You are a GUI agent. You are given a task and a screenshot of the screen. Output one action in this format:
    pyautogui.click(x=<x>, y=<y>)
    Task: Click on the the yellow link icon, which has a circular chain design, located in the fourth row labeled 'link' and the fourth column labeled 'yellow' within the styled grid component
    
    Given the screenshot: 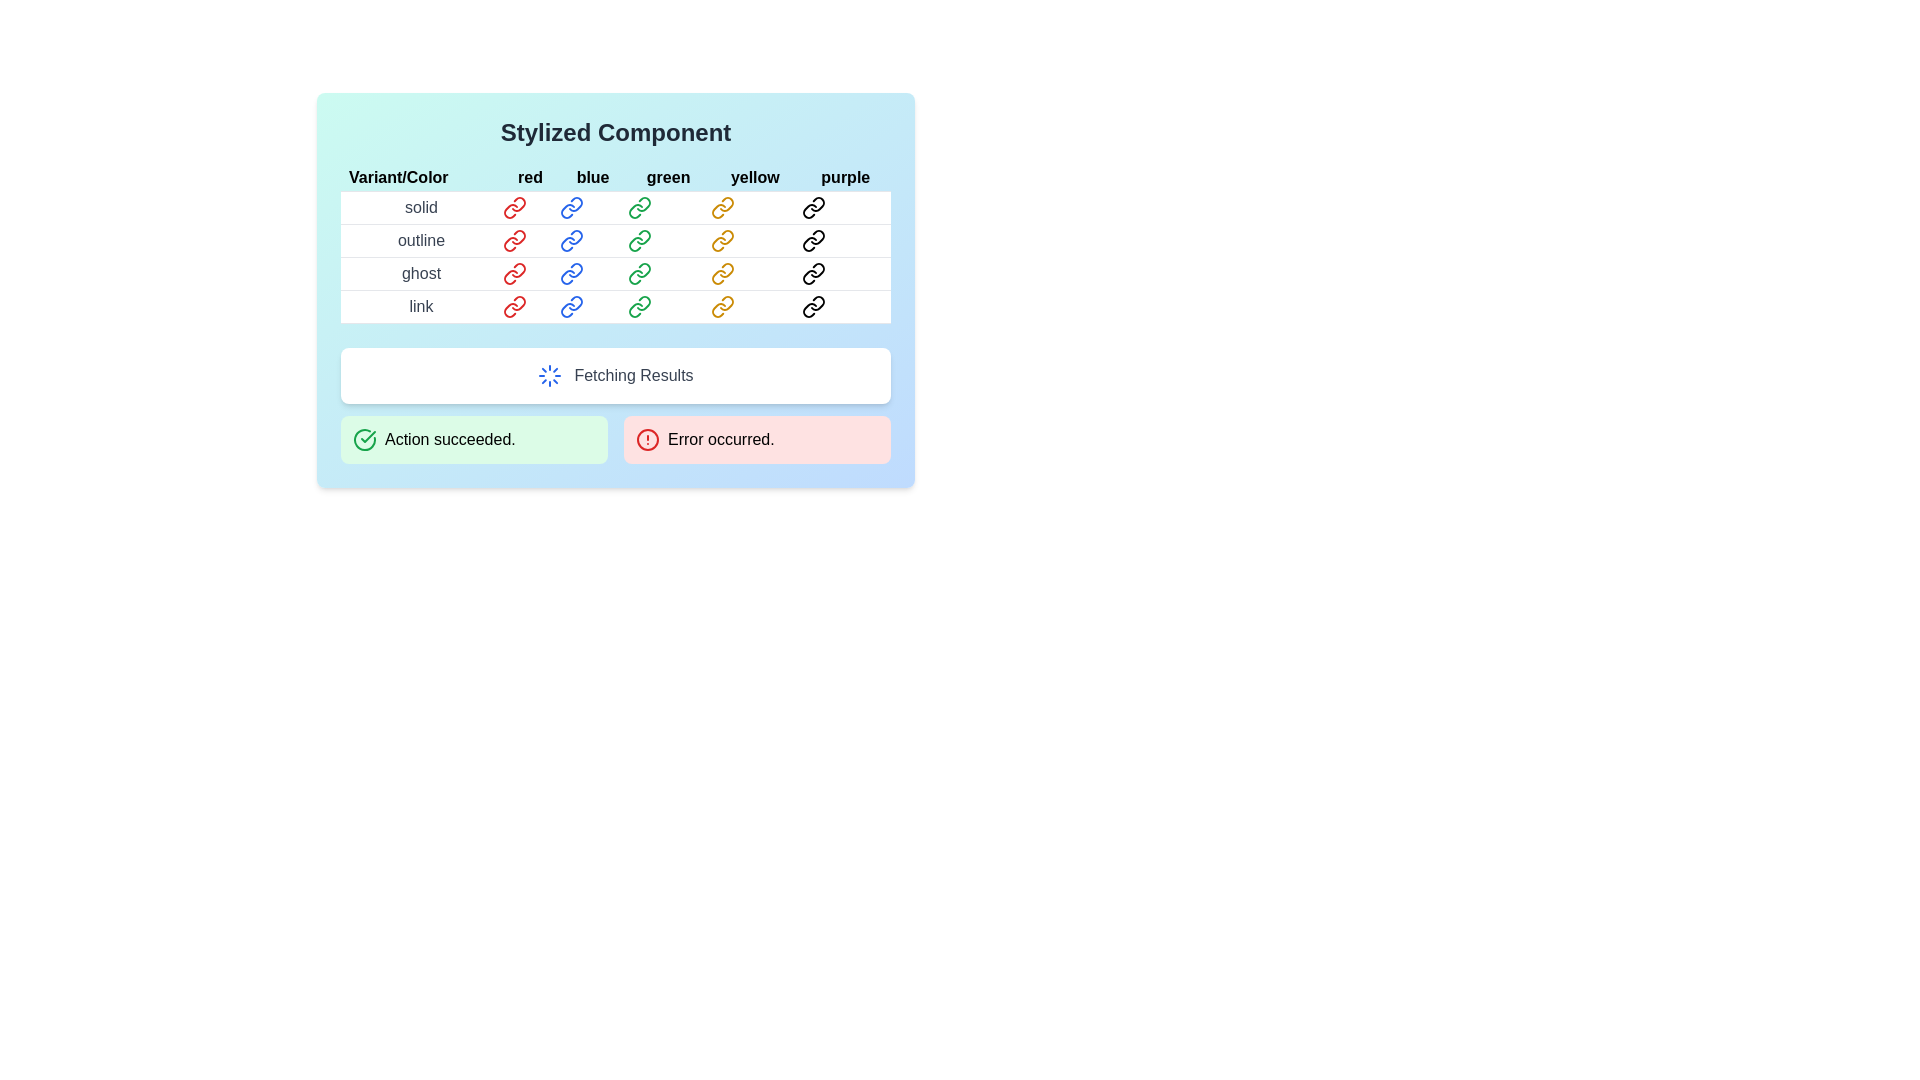 What is the action you would take?
    pyautogui.click(x=722, y=307)
    